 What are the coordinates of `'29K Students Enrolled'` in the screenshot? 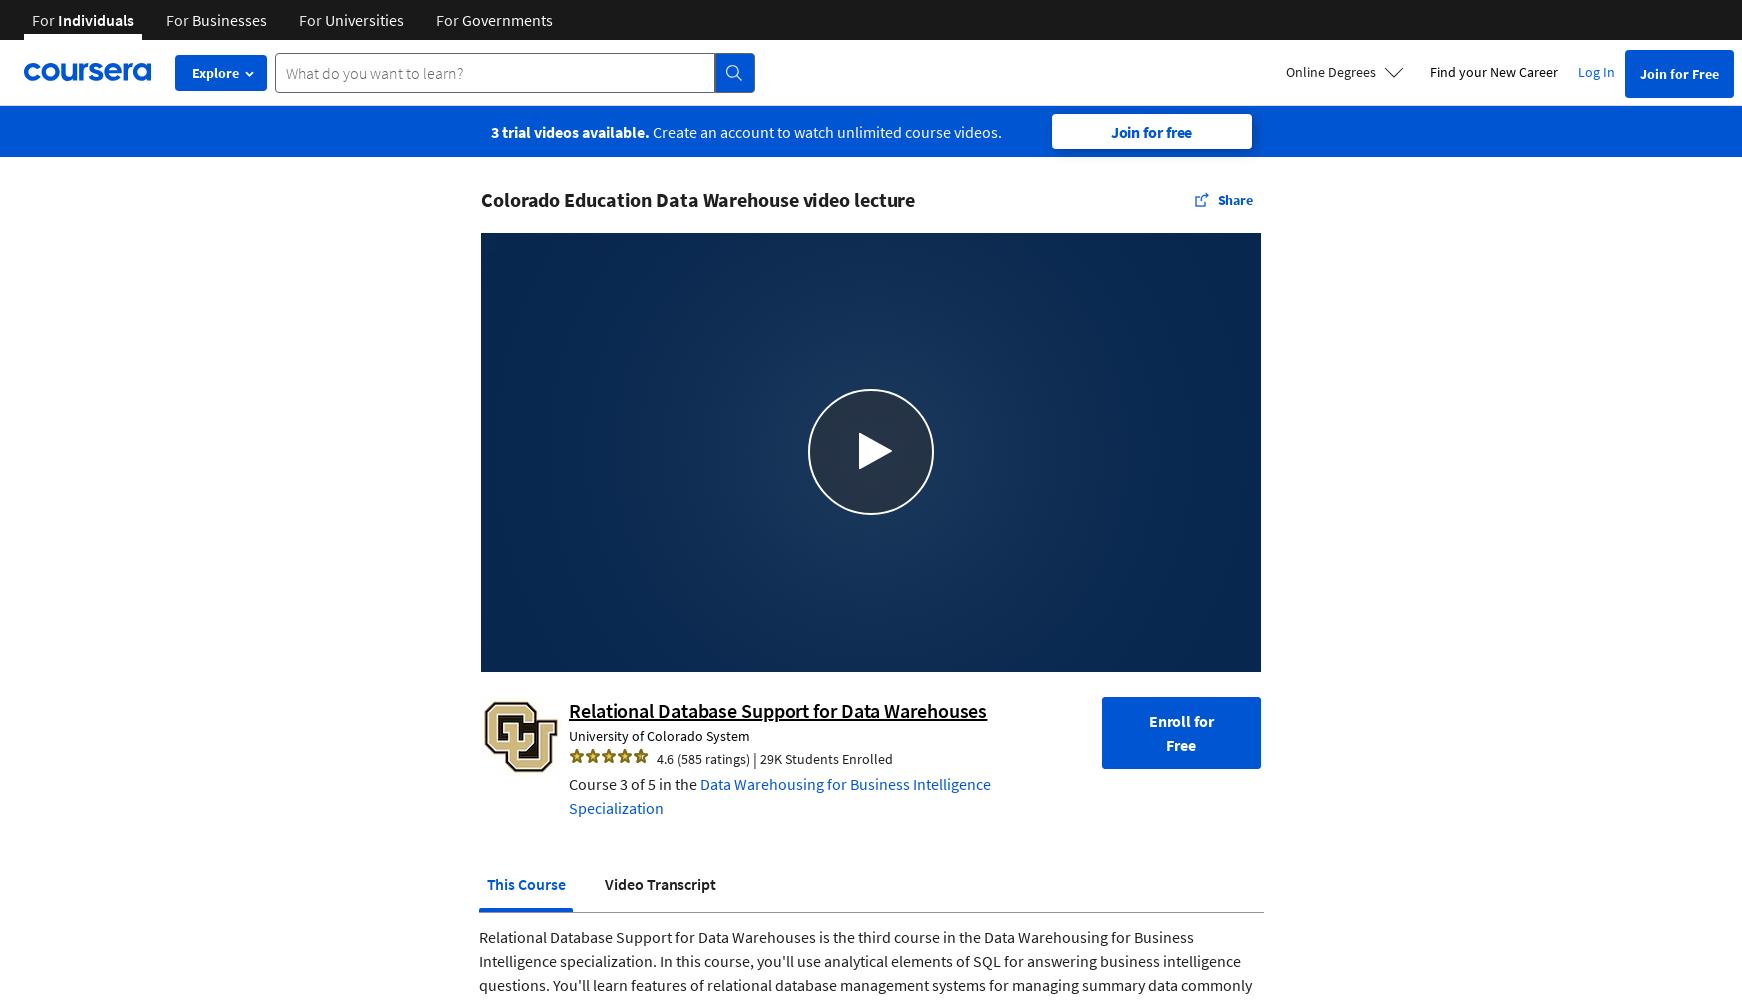 It's located at (826, 757).